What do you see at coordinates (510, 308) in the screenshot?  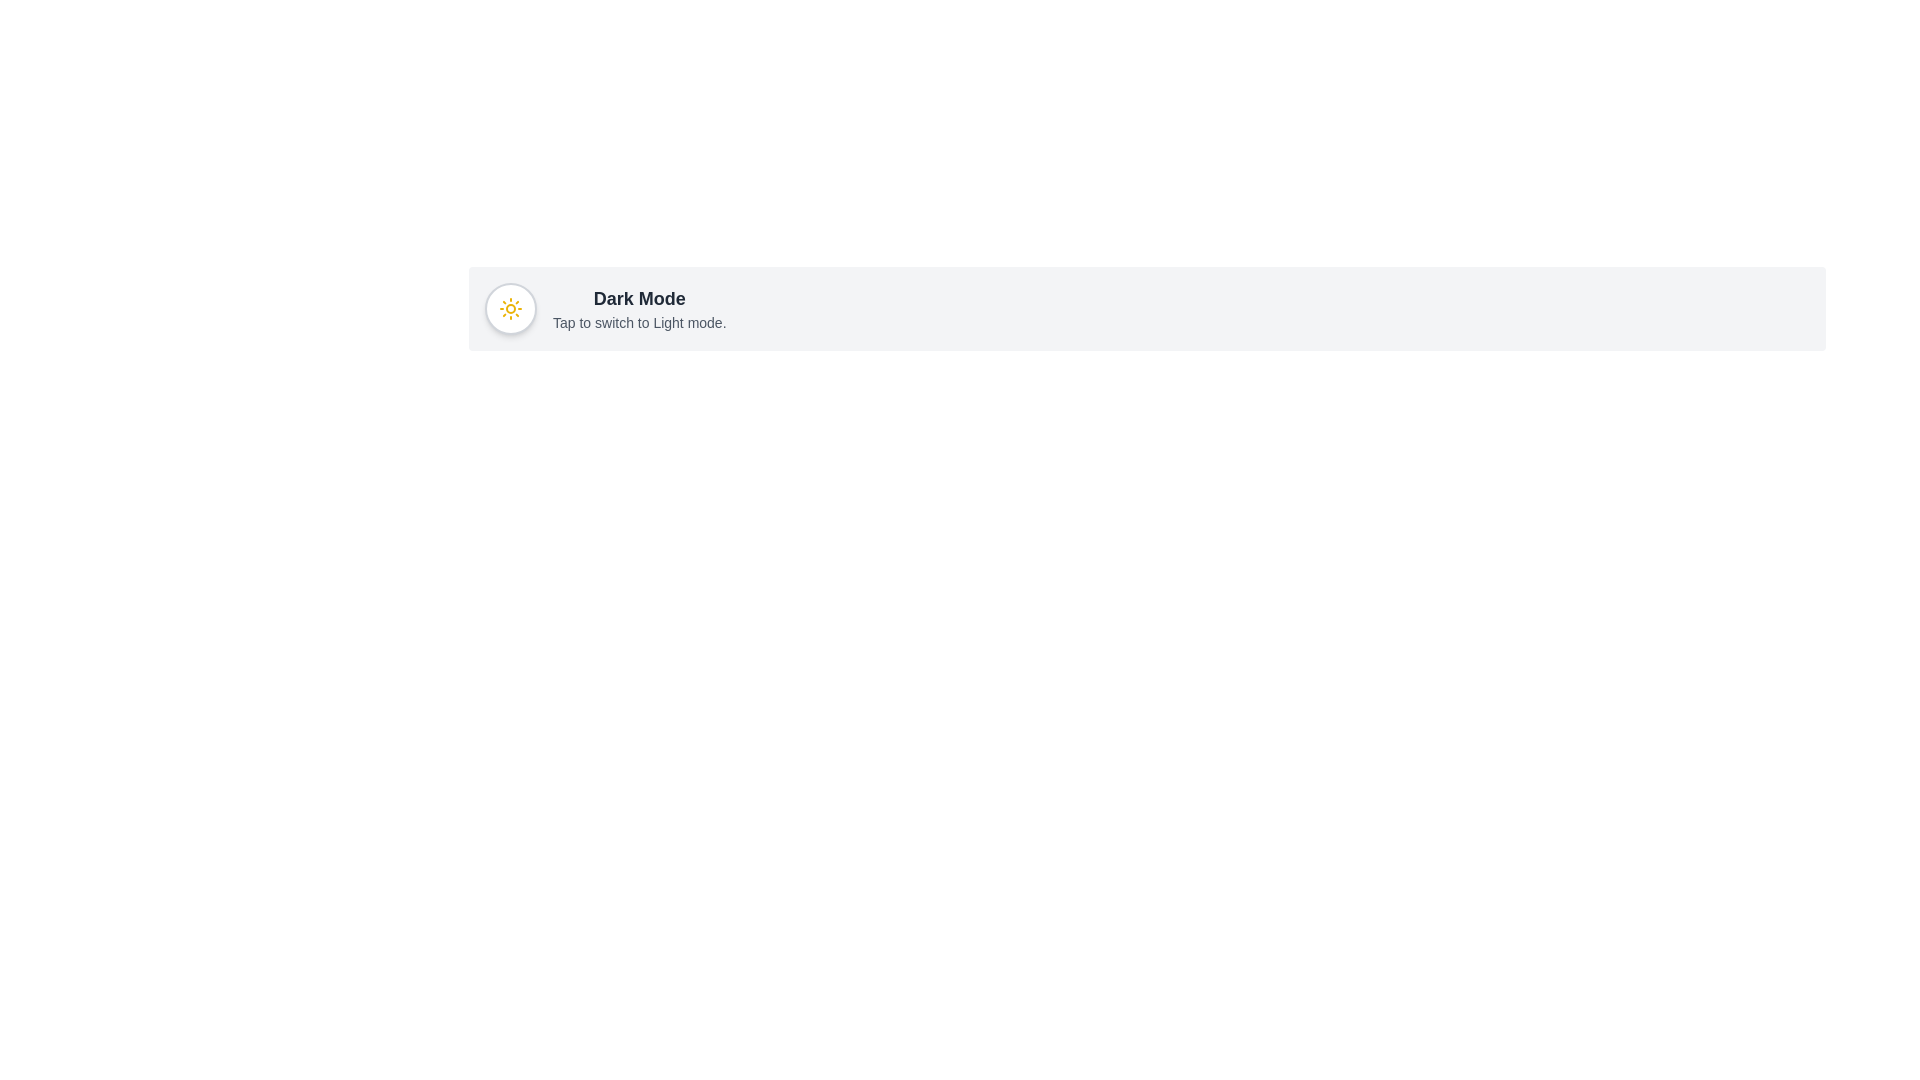 I see `the central sun icon within the circular white background of the 'Dark Mode' toggle` at bounding box center [510, 308].